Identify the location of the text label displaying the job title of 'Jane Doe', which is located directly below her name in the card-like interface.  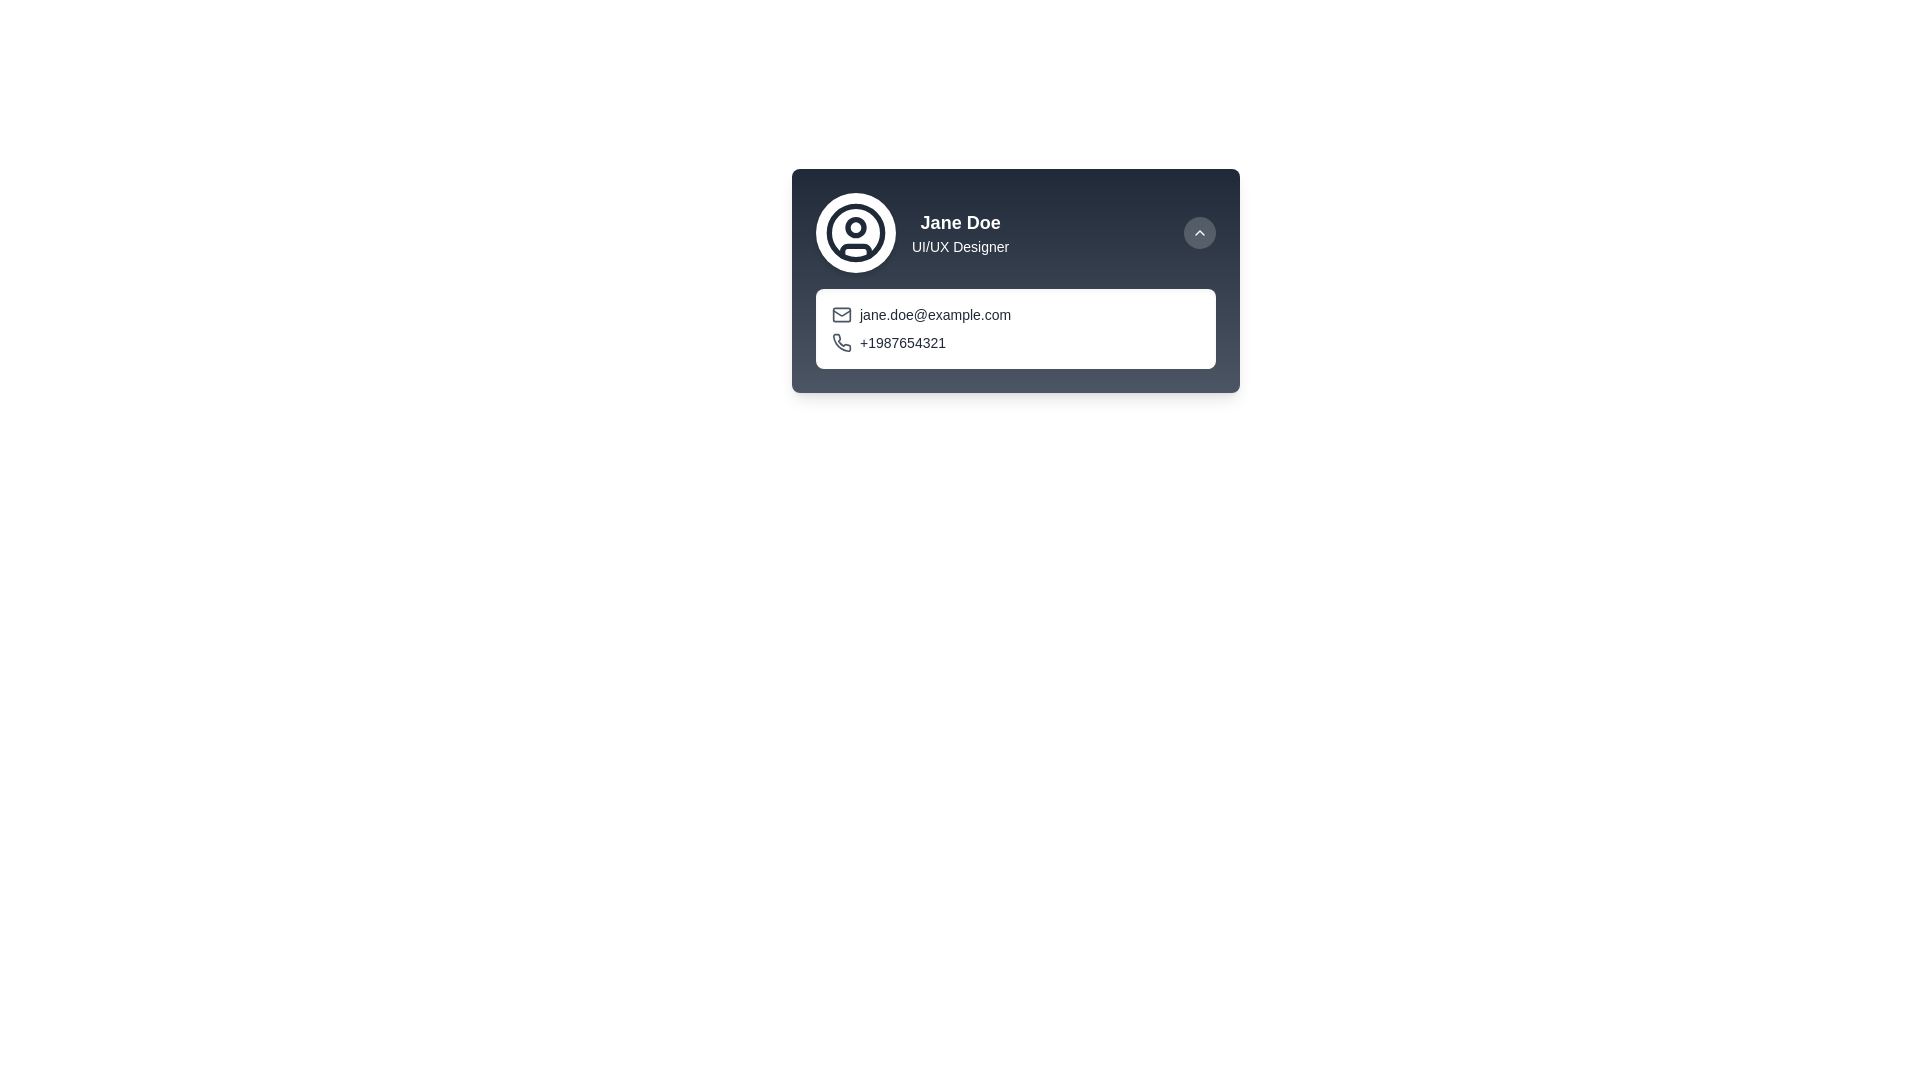
(960, 245).